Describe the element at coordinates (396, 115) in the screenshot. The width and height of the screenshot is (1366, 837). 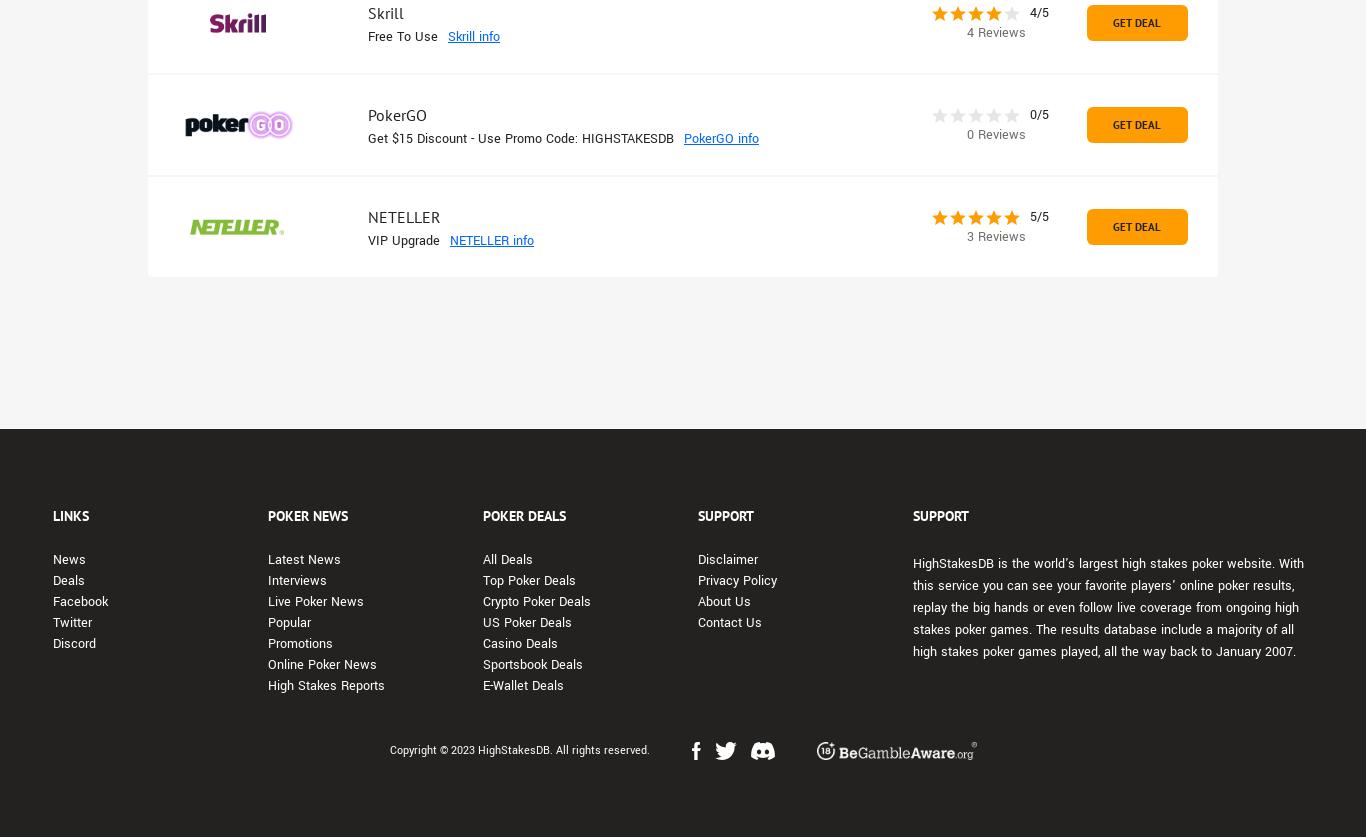
I see `'PokerGO'` at that location.